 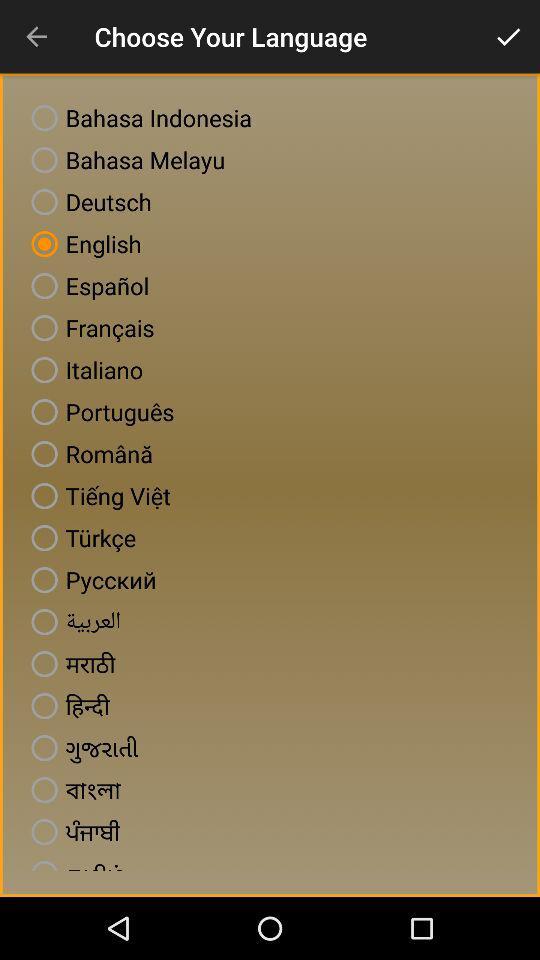 What do you see at coordinates (86, 202) in the screenshot?
I see `deutsch item` at bounding box center [86, 202].